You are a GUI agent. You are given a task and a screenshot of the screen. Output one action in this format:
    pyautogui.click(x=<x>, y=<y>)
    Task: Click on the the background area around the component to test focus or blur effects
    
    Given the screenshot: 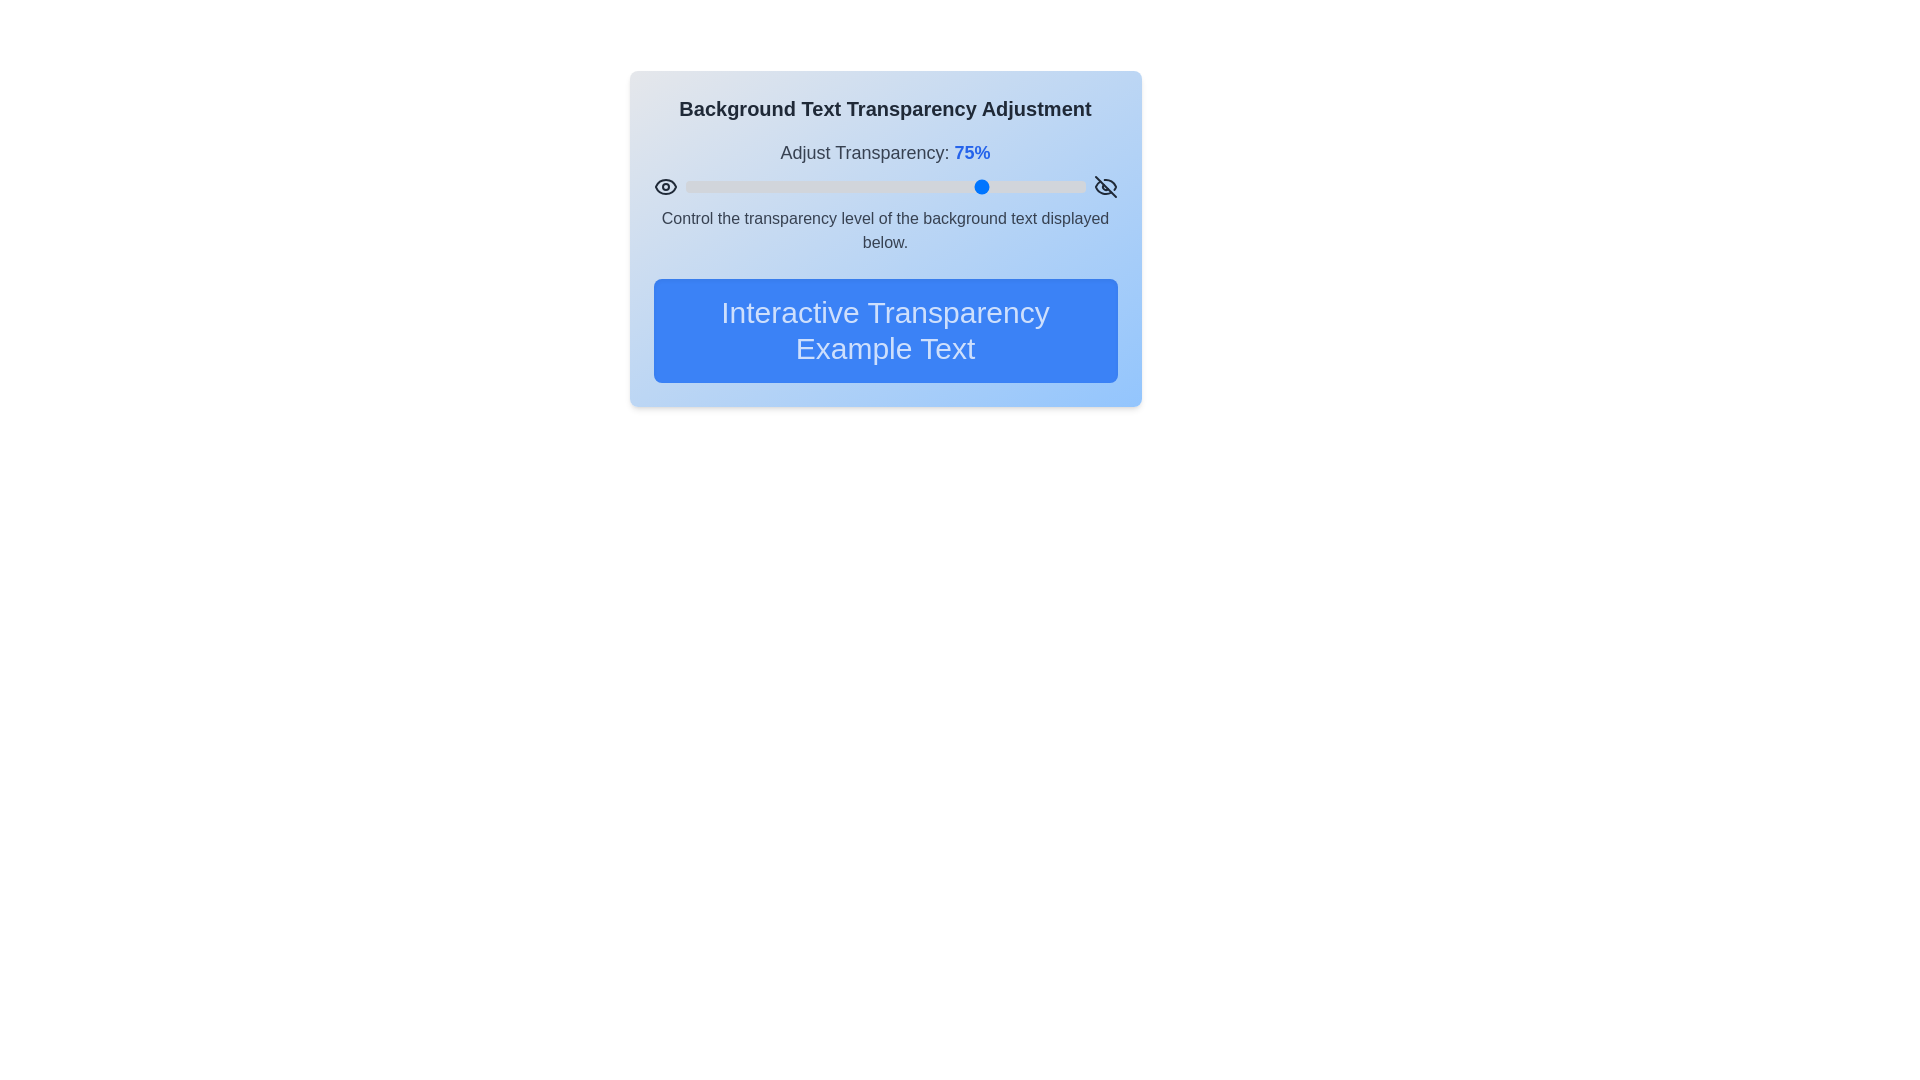 What is the action you would take?
    pyautogui.click(x=767, y=0)
    